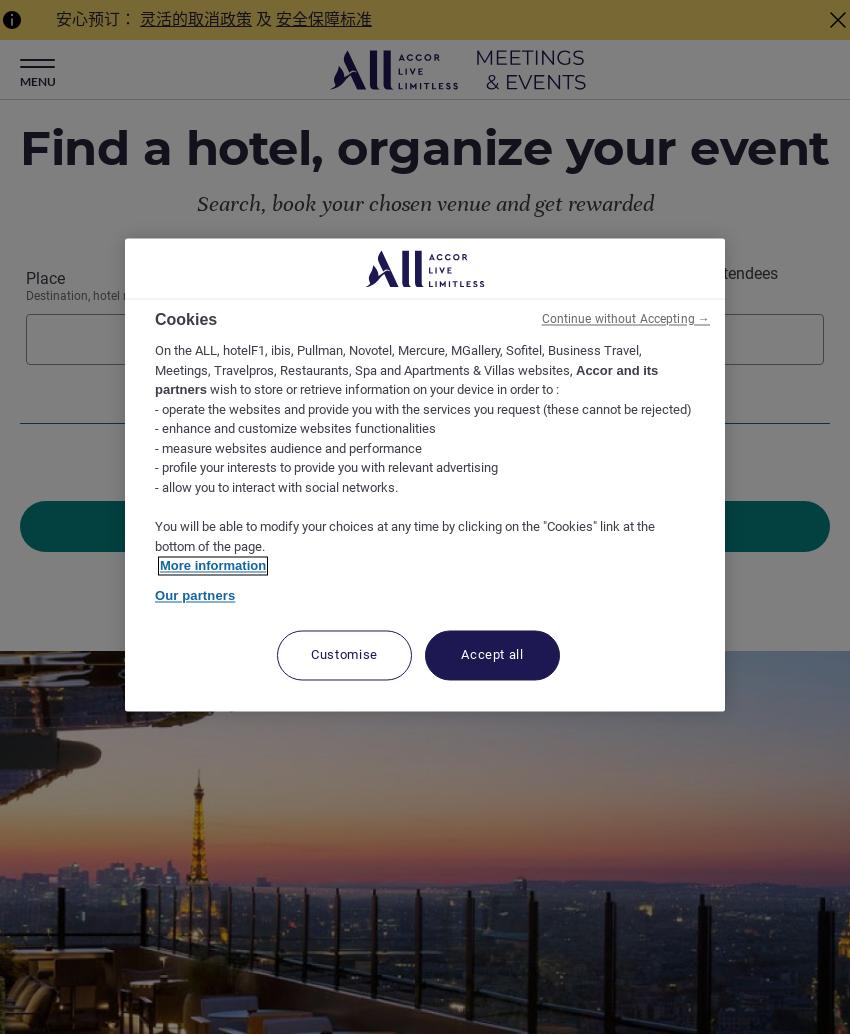  Describe the element at coordinates (424, 999) in the screenshot. I see `'Currency'` at that location.